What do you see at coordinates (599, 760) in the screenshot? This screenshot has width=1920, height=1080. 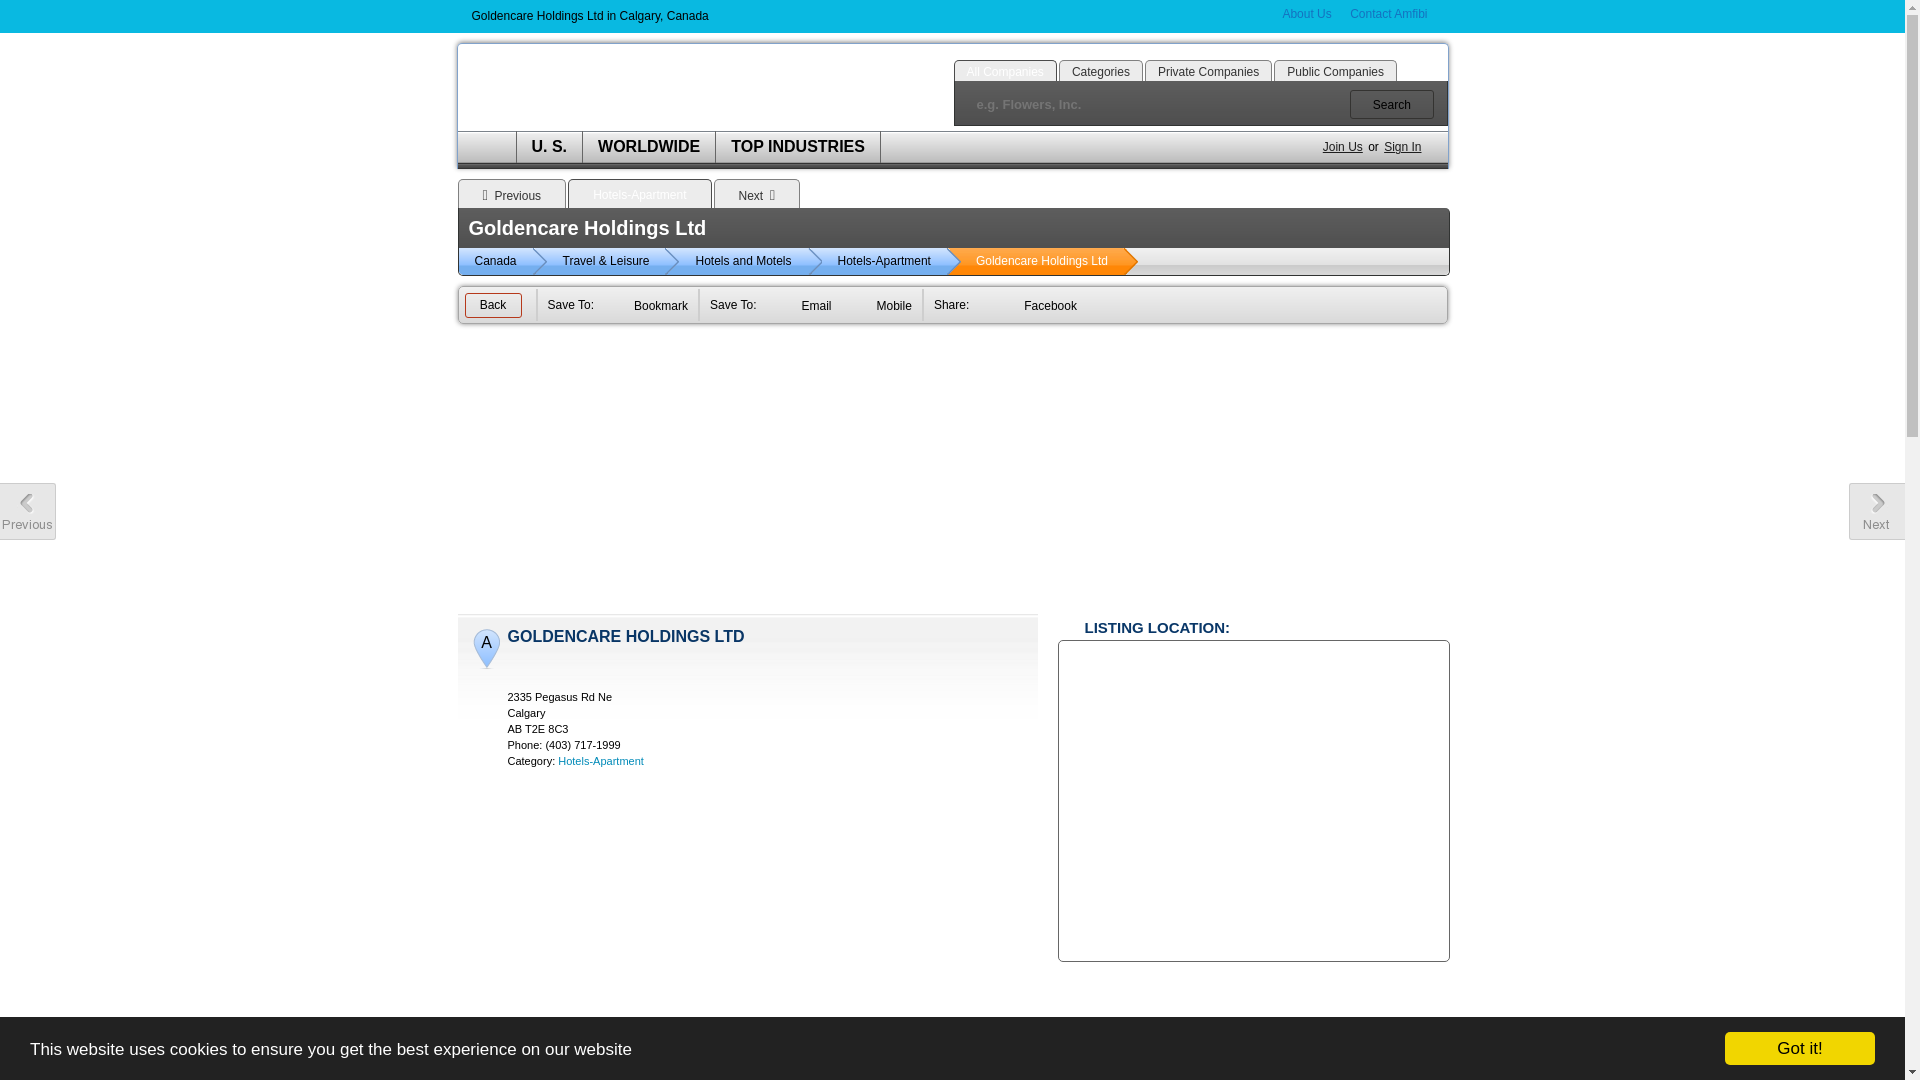 I see `'Hotels-Apartment'` at bounding box center [599, 760].